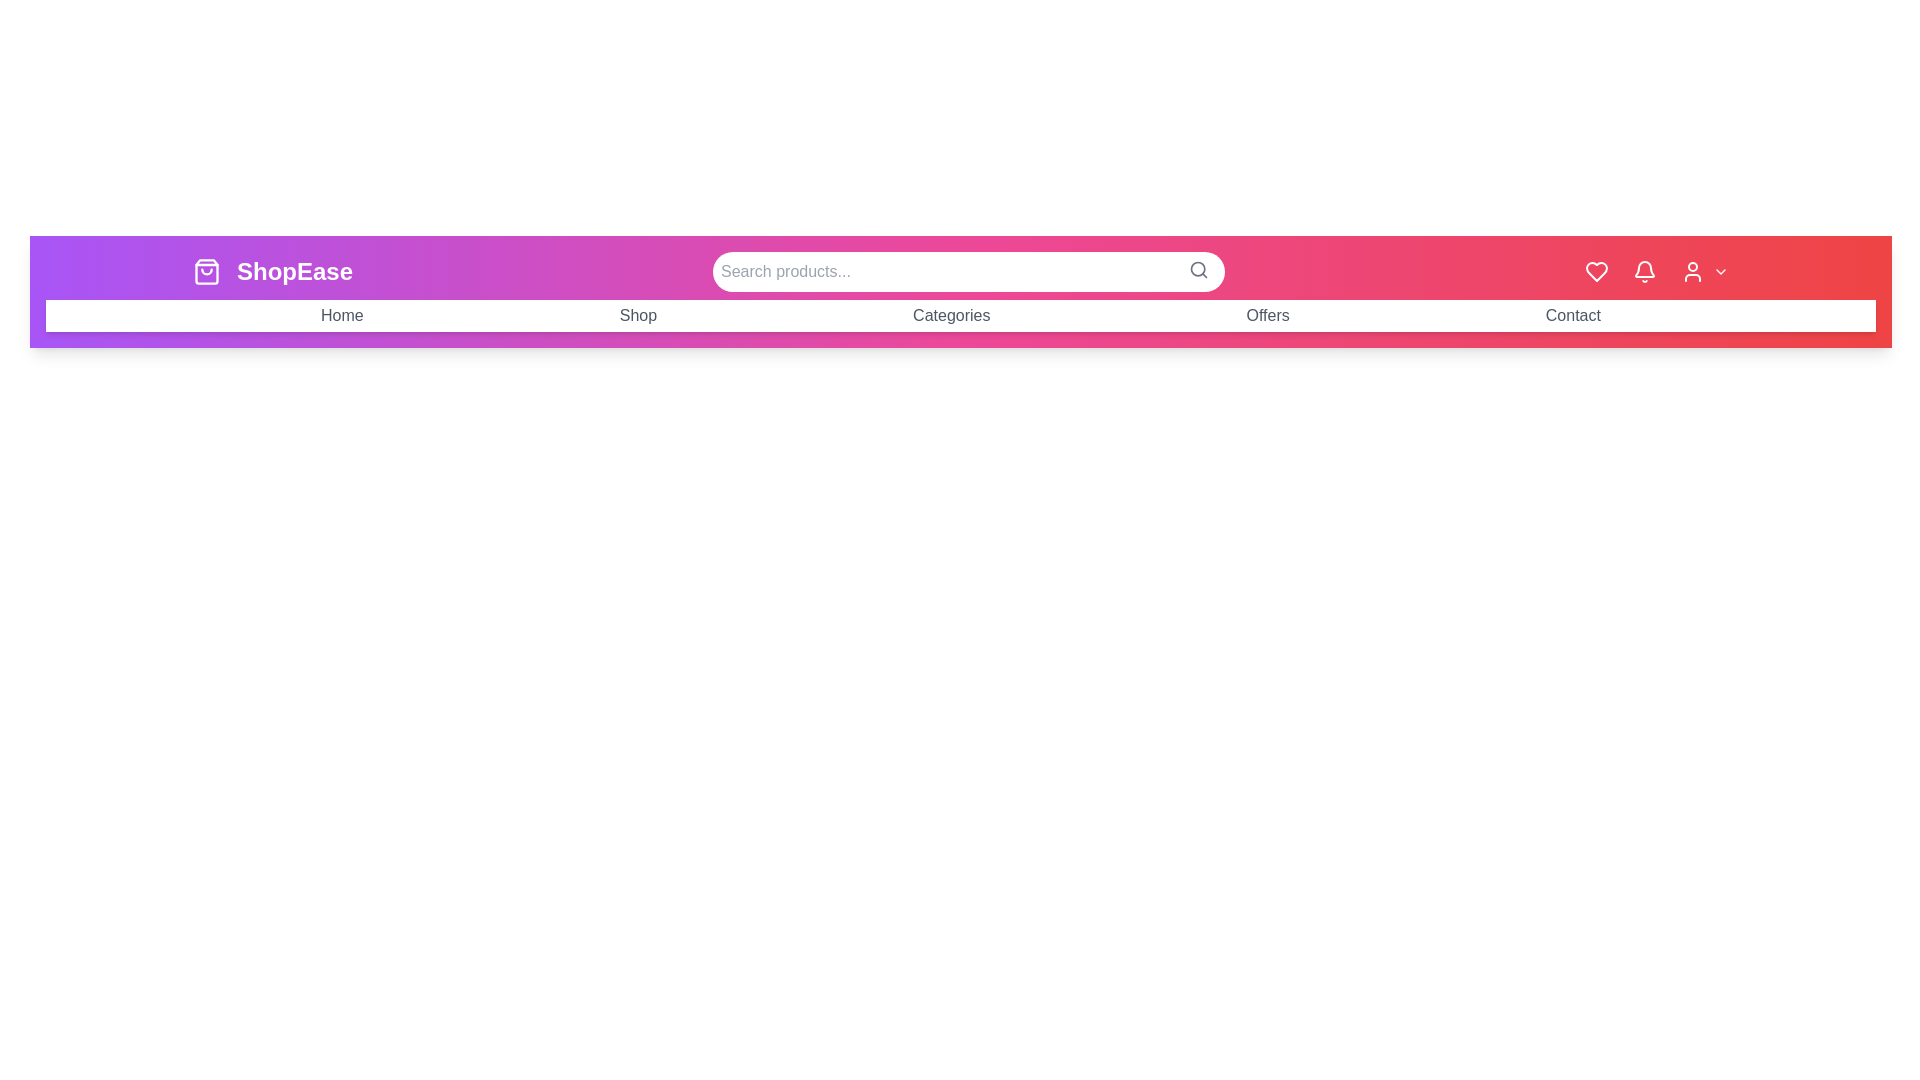 This screenshot has width=1920, height=1080. Describe the element at coordinates (1692, 272) in the screenshot. I see `the user icon in the app bar` at that location.